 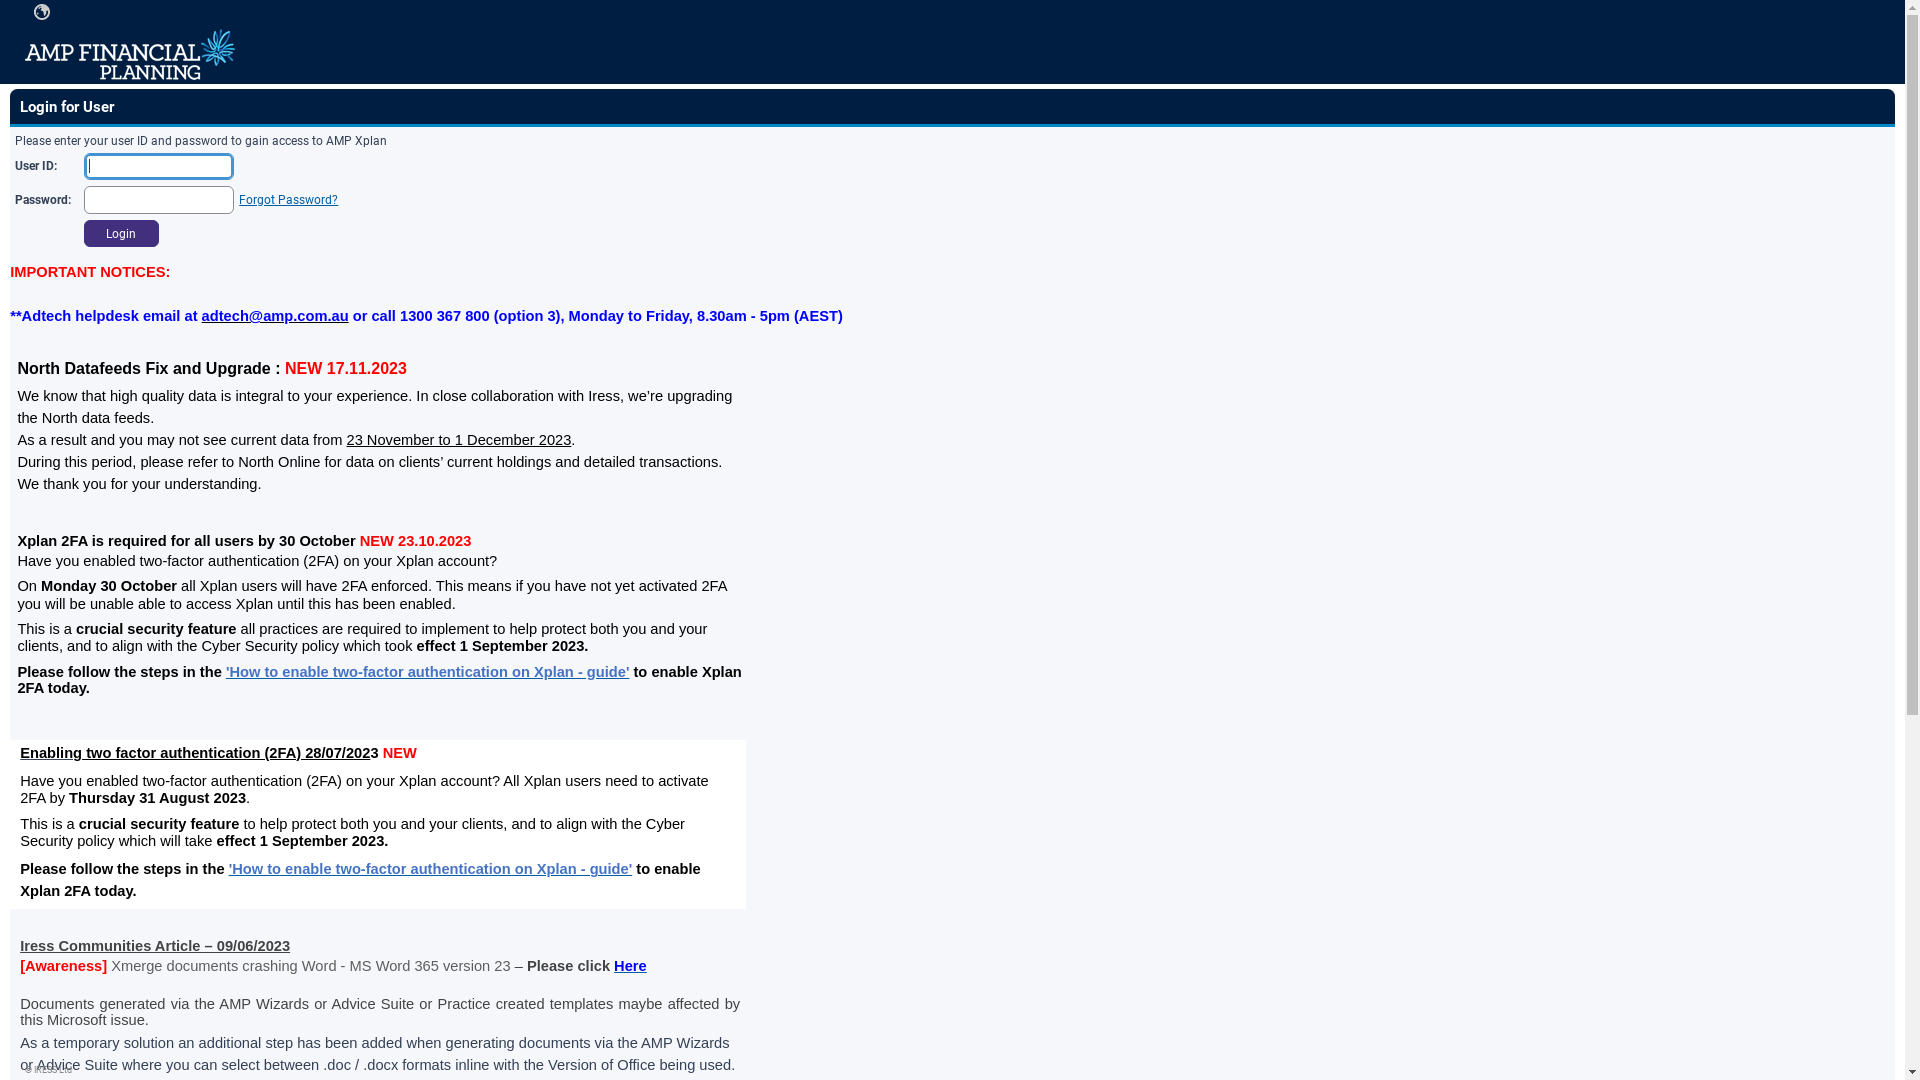 I want to click on 'Forgot Password?', so click(x=239, y=200).